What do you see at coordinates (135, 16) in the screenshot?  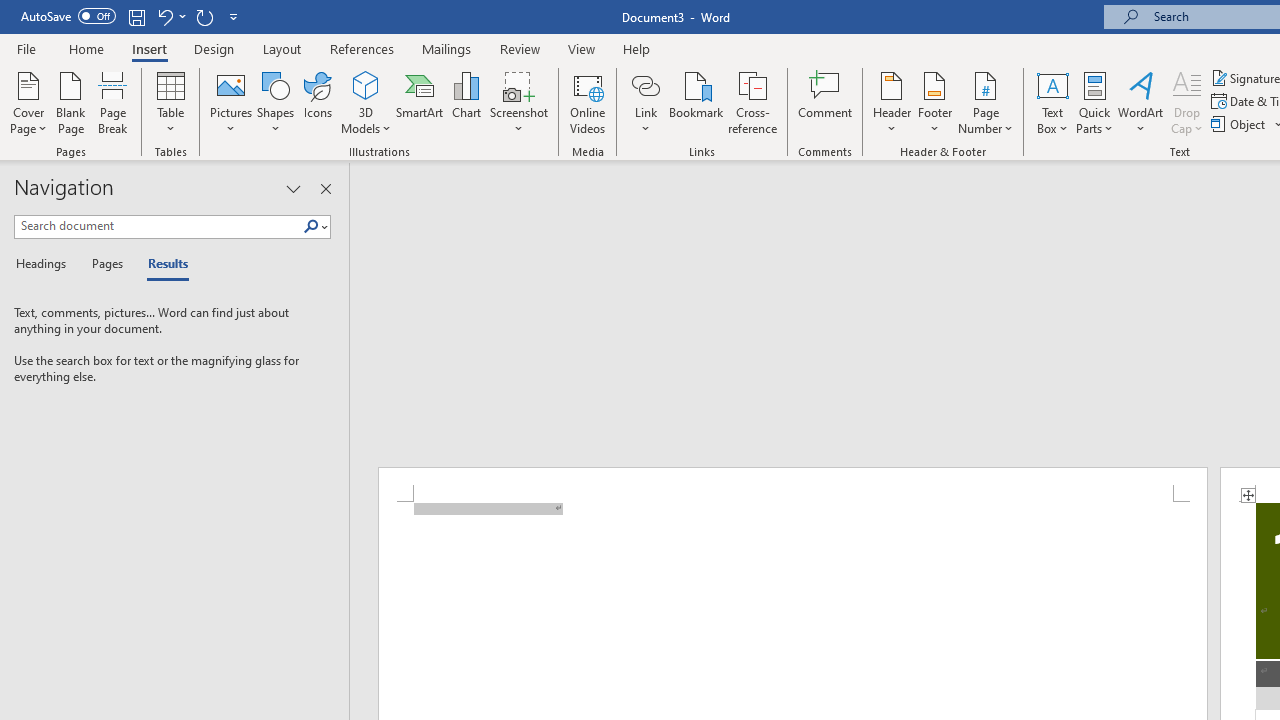 I see `'Save'` at bounding box center [135, 16].